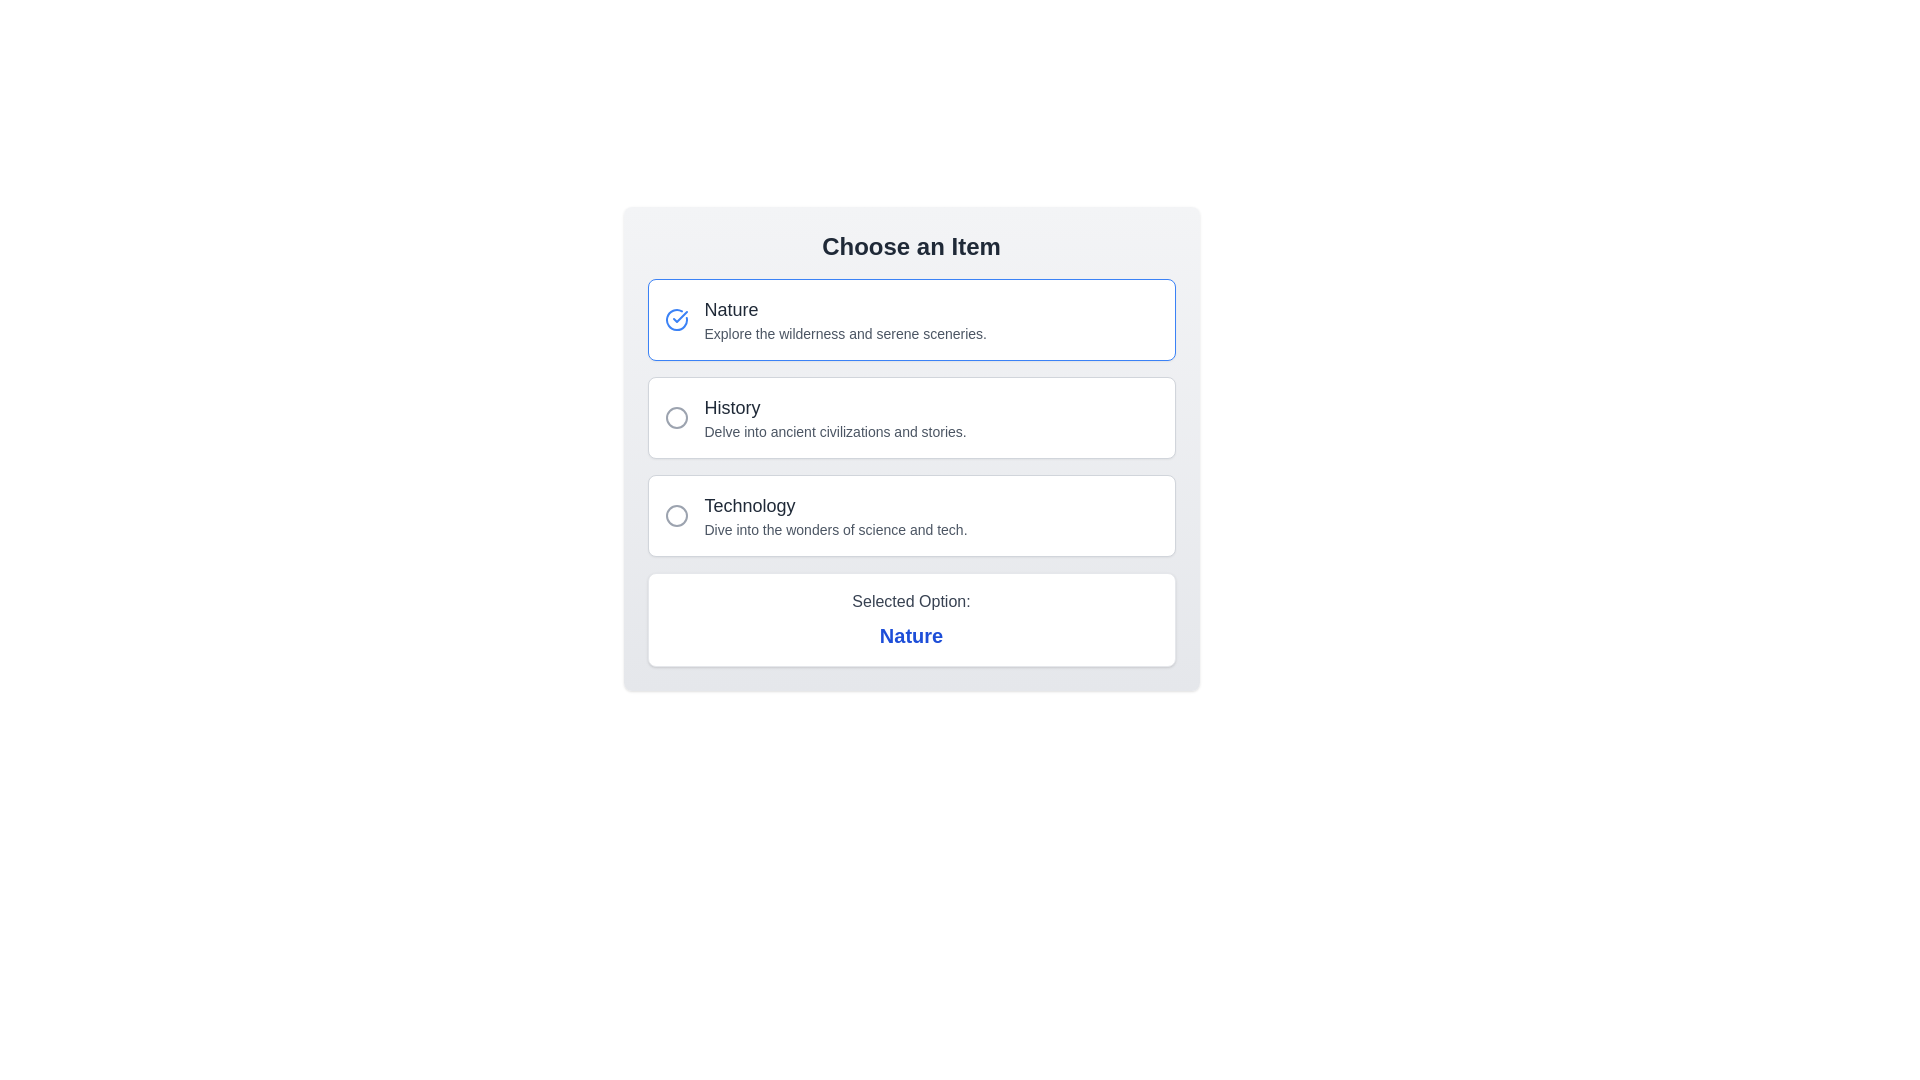 The height and width of the screenshot is (1080, 1920). Describe the element at coordinates (676, 319) in the screenshot. I see `the visual indicator icon that denotes the 'Nature' option is currently selected` at that location.